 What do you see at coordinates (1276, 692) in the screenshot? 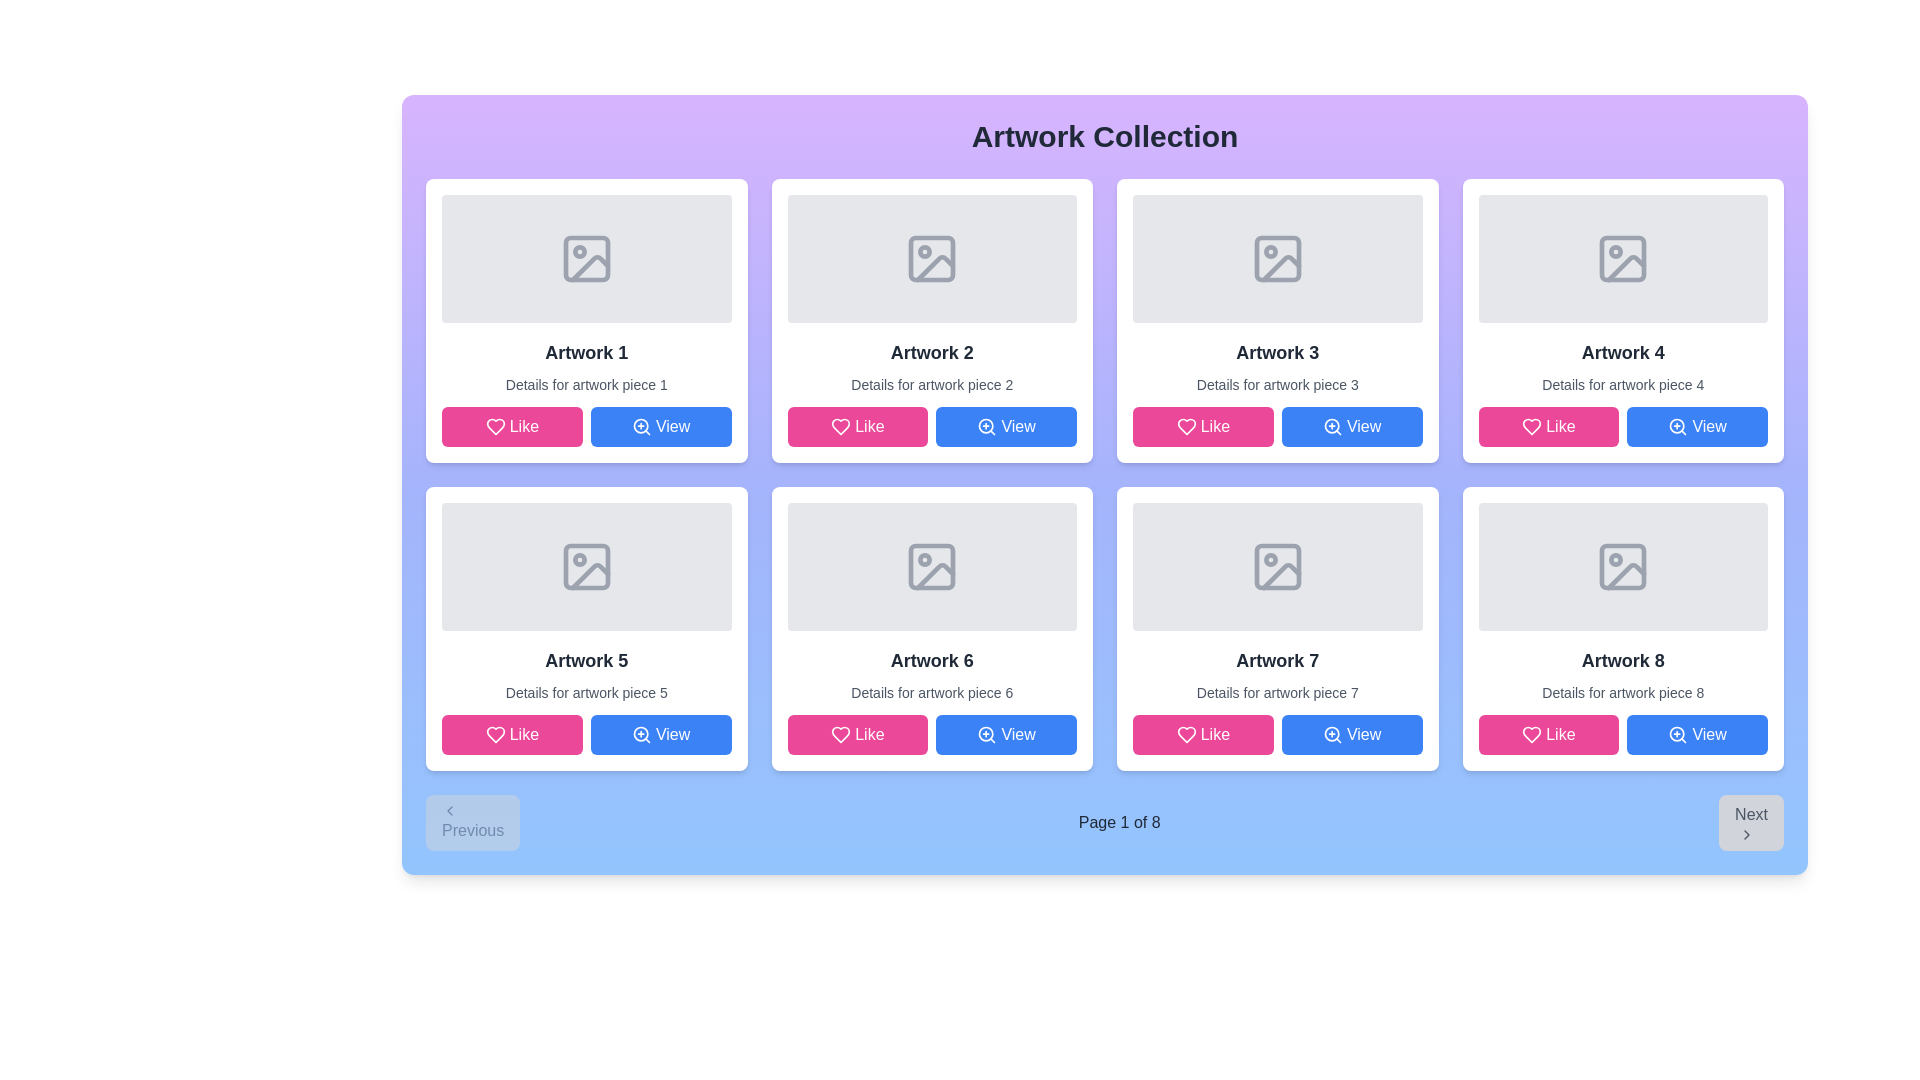
I see `the text label that contains 'Details for artwork piece 7', which is located below the title 'Artwork 7' and above the 'Like' and 'View' buttons` at bounding box center [1276, 692].